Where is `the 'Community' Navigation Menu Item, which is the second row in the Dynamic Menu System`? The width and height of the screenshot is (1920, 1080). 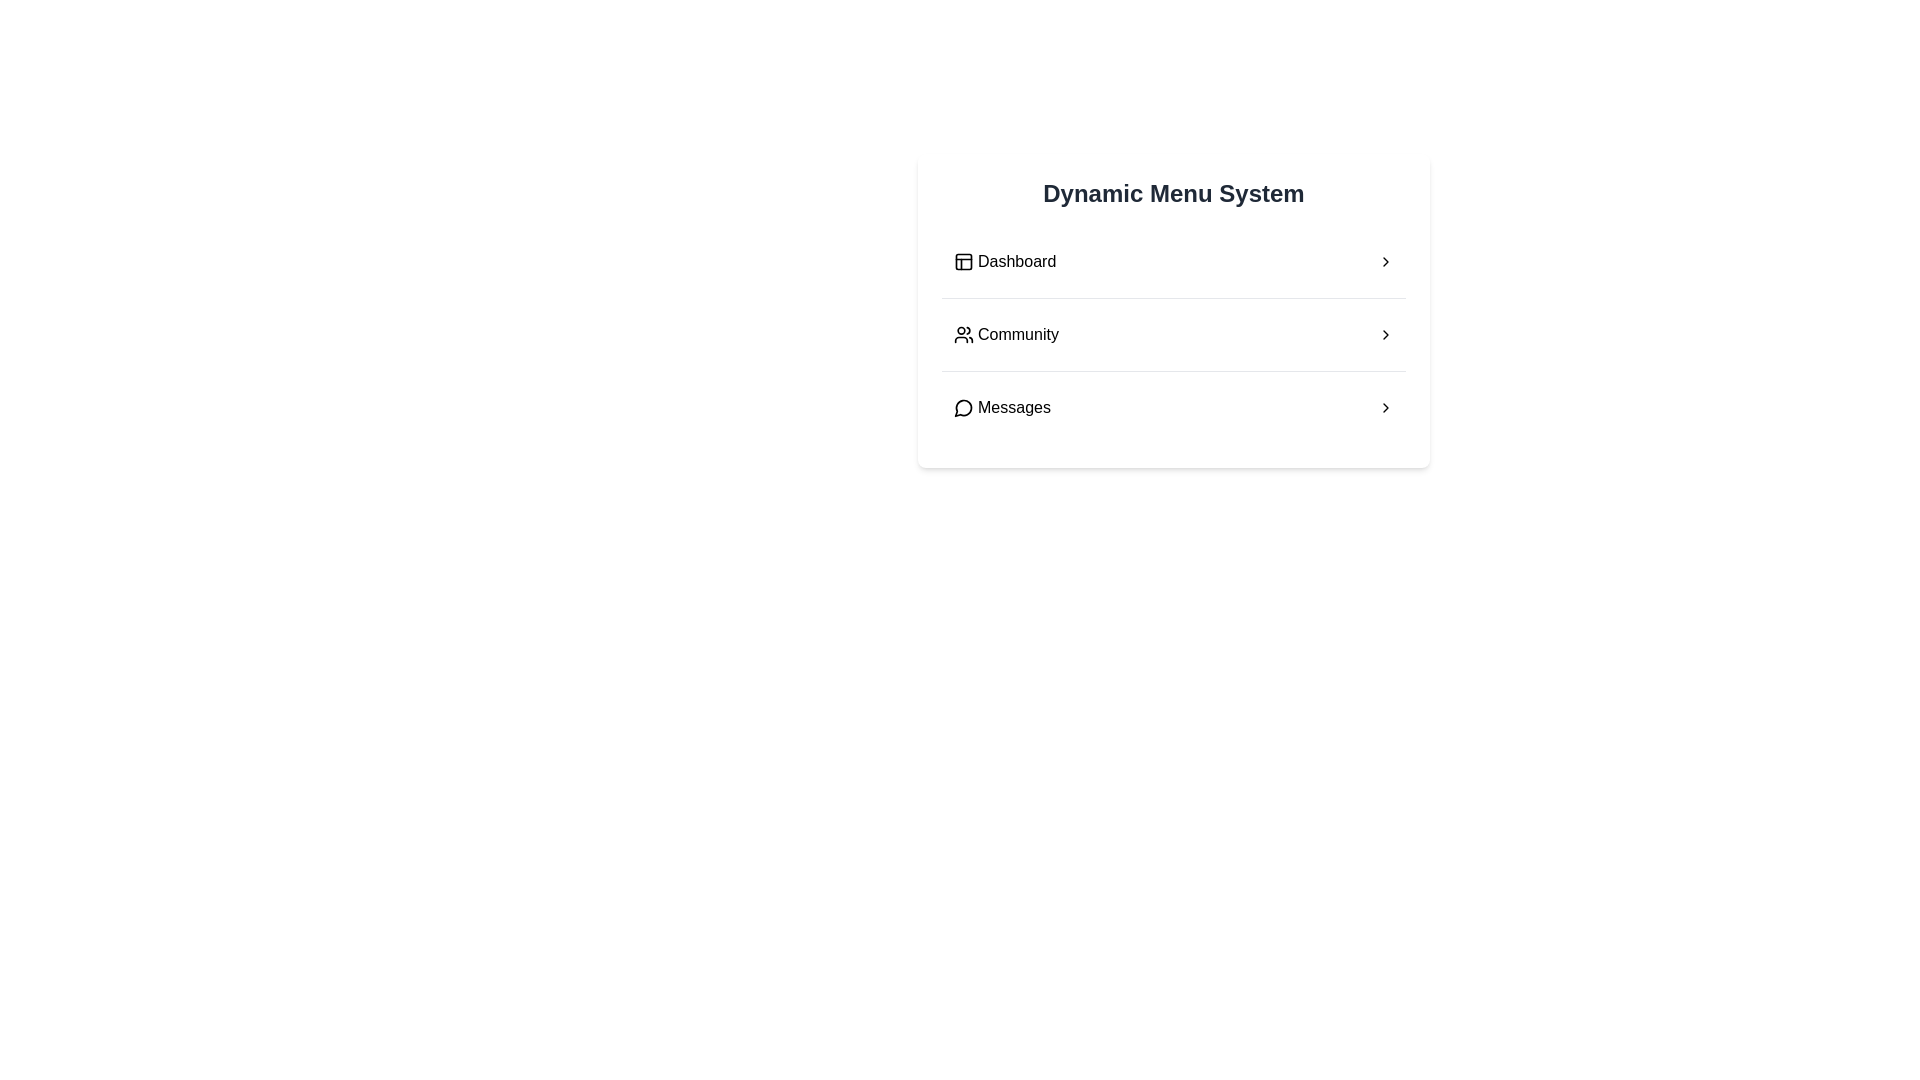
the 'Community' Navigation Menu Item, which is the second row in the Dynamic Menu System is located at coordinates (1174, 334).